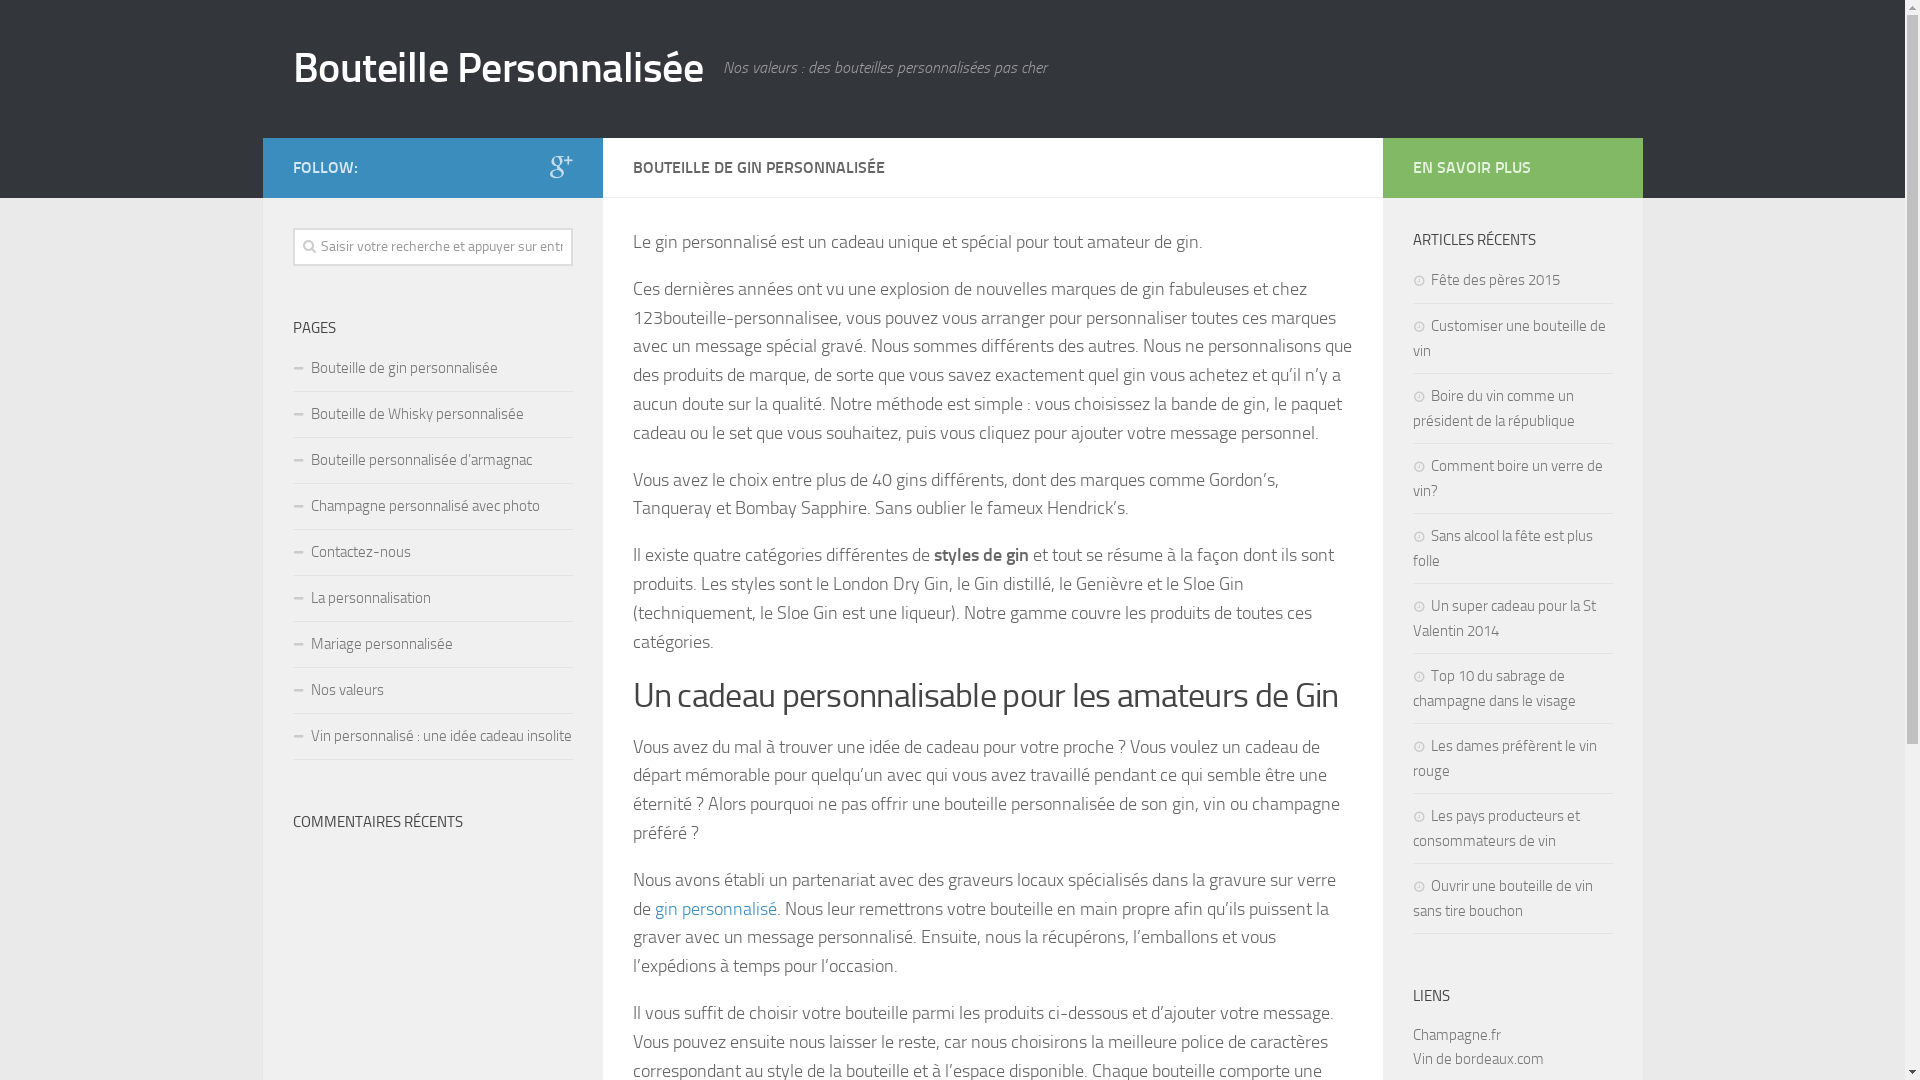 This screenshot has width=1920, height=1080. What do you see at coordinates (1508, 337) in the screenshot?
I see `'Customiser une bouteille de vin'` at bounding box center [1508, 337].